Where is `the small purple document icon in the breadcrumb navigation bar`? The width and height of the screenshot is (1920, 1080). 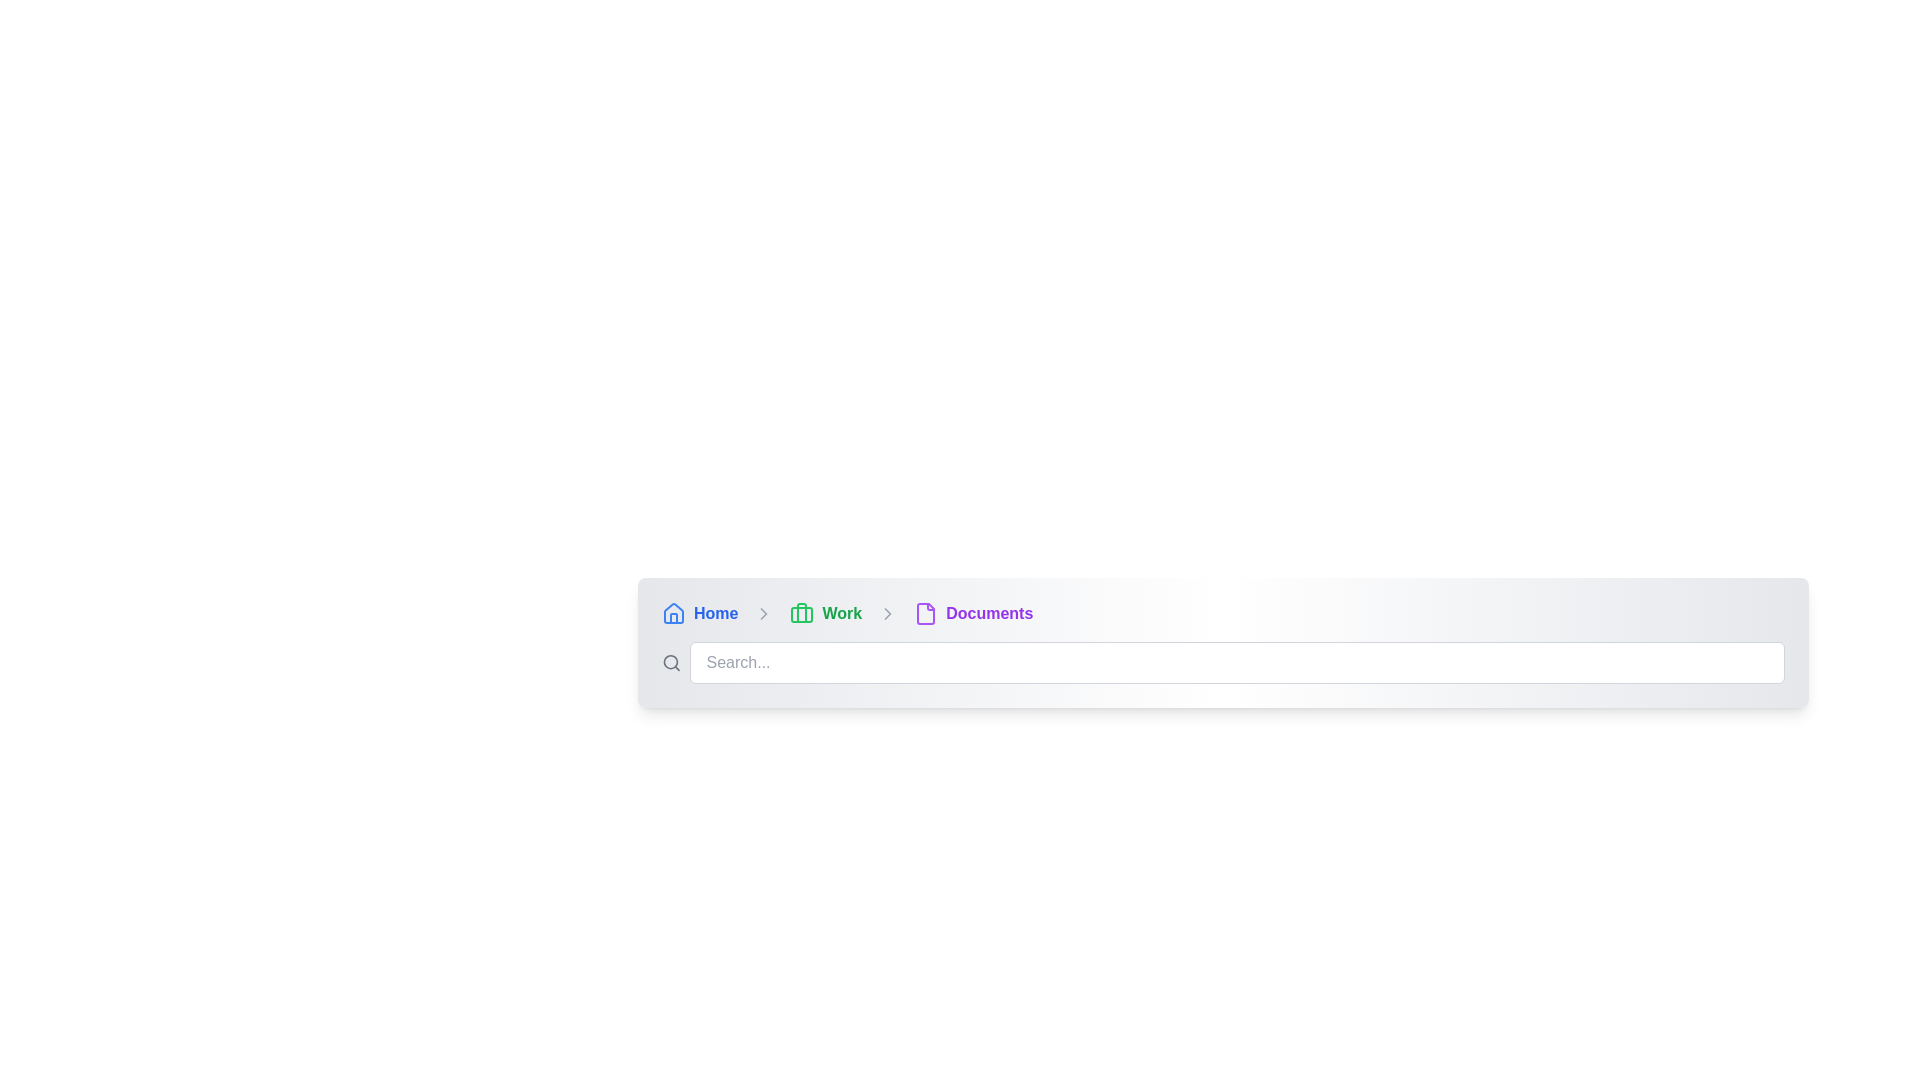 the small purple document icon in the breadcrumb navigation bar is located at coordinates (925, 612).